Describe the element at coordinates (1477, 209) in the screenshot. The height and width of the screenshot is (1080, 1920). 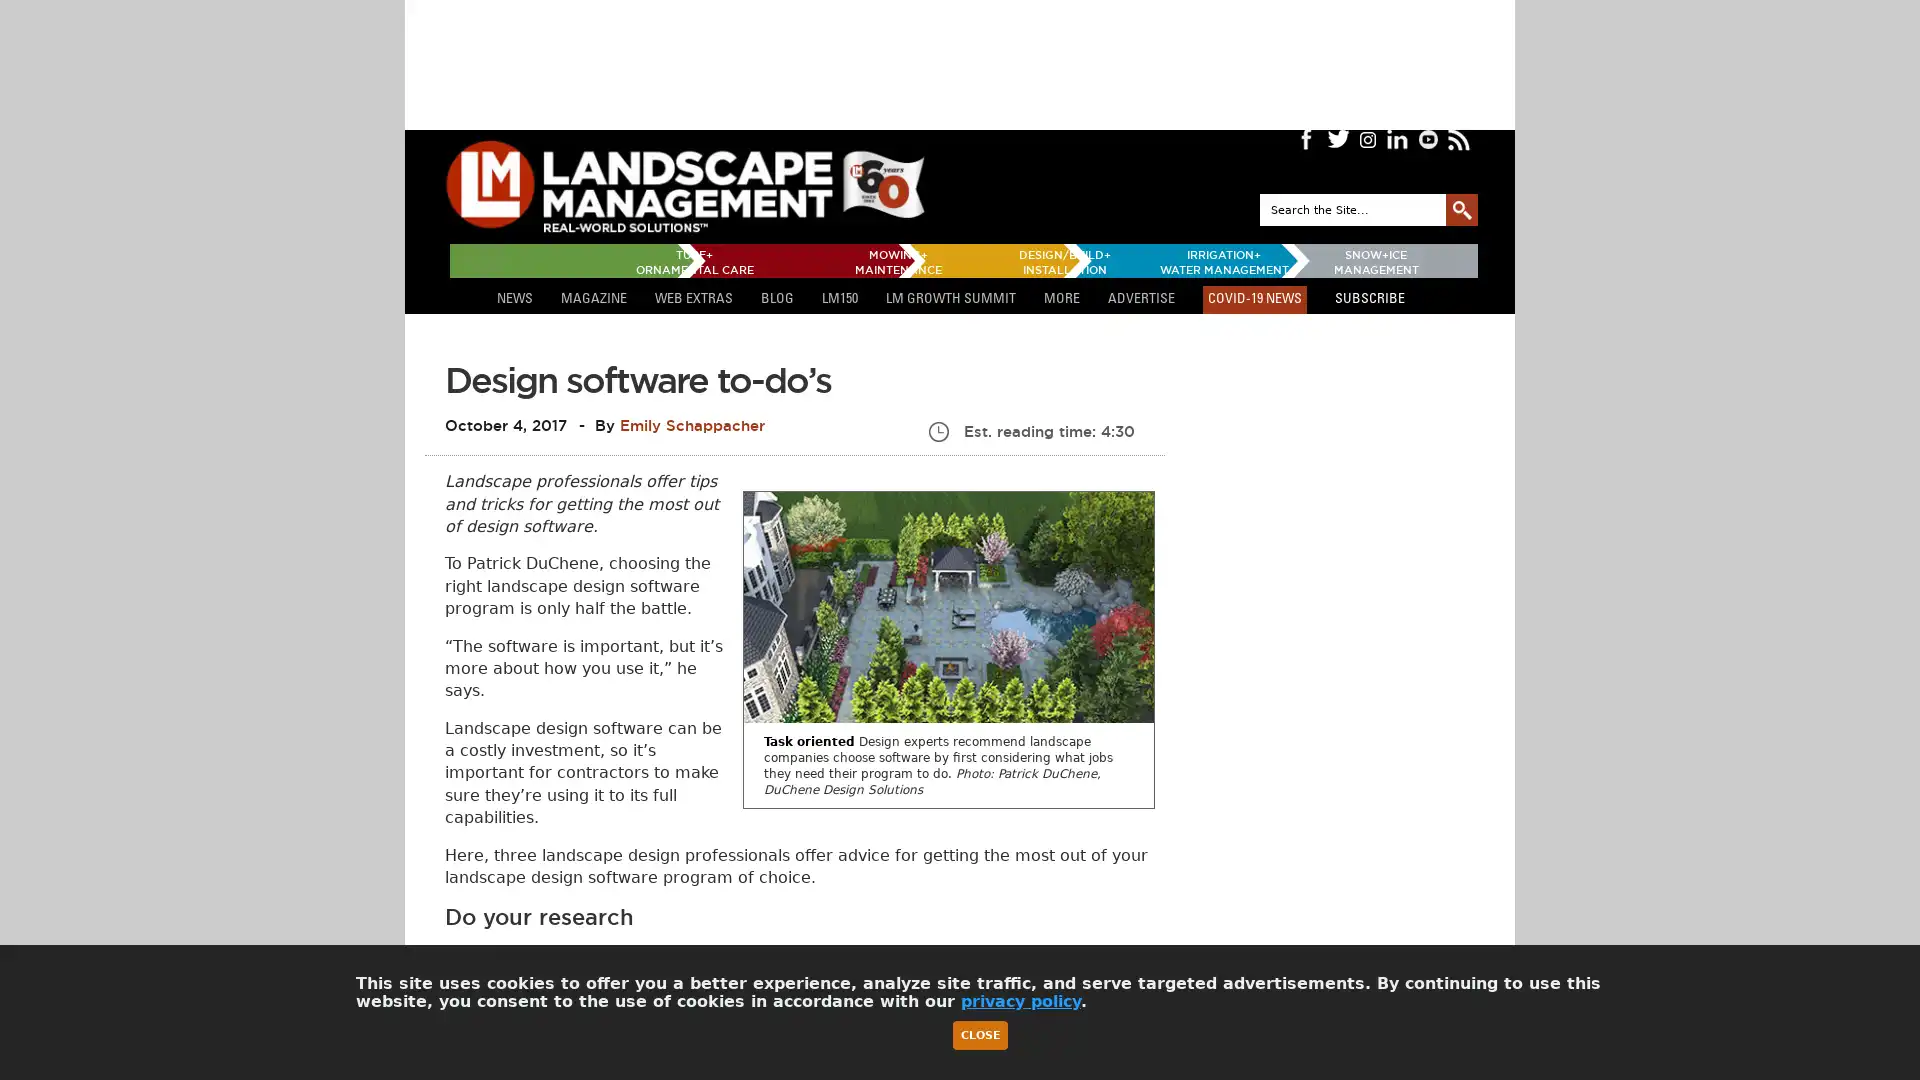
I see `GO` at that location.